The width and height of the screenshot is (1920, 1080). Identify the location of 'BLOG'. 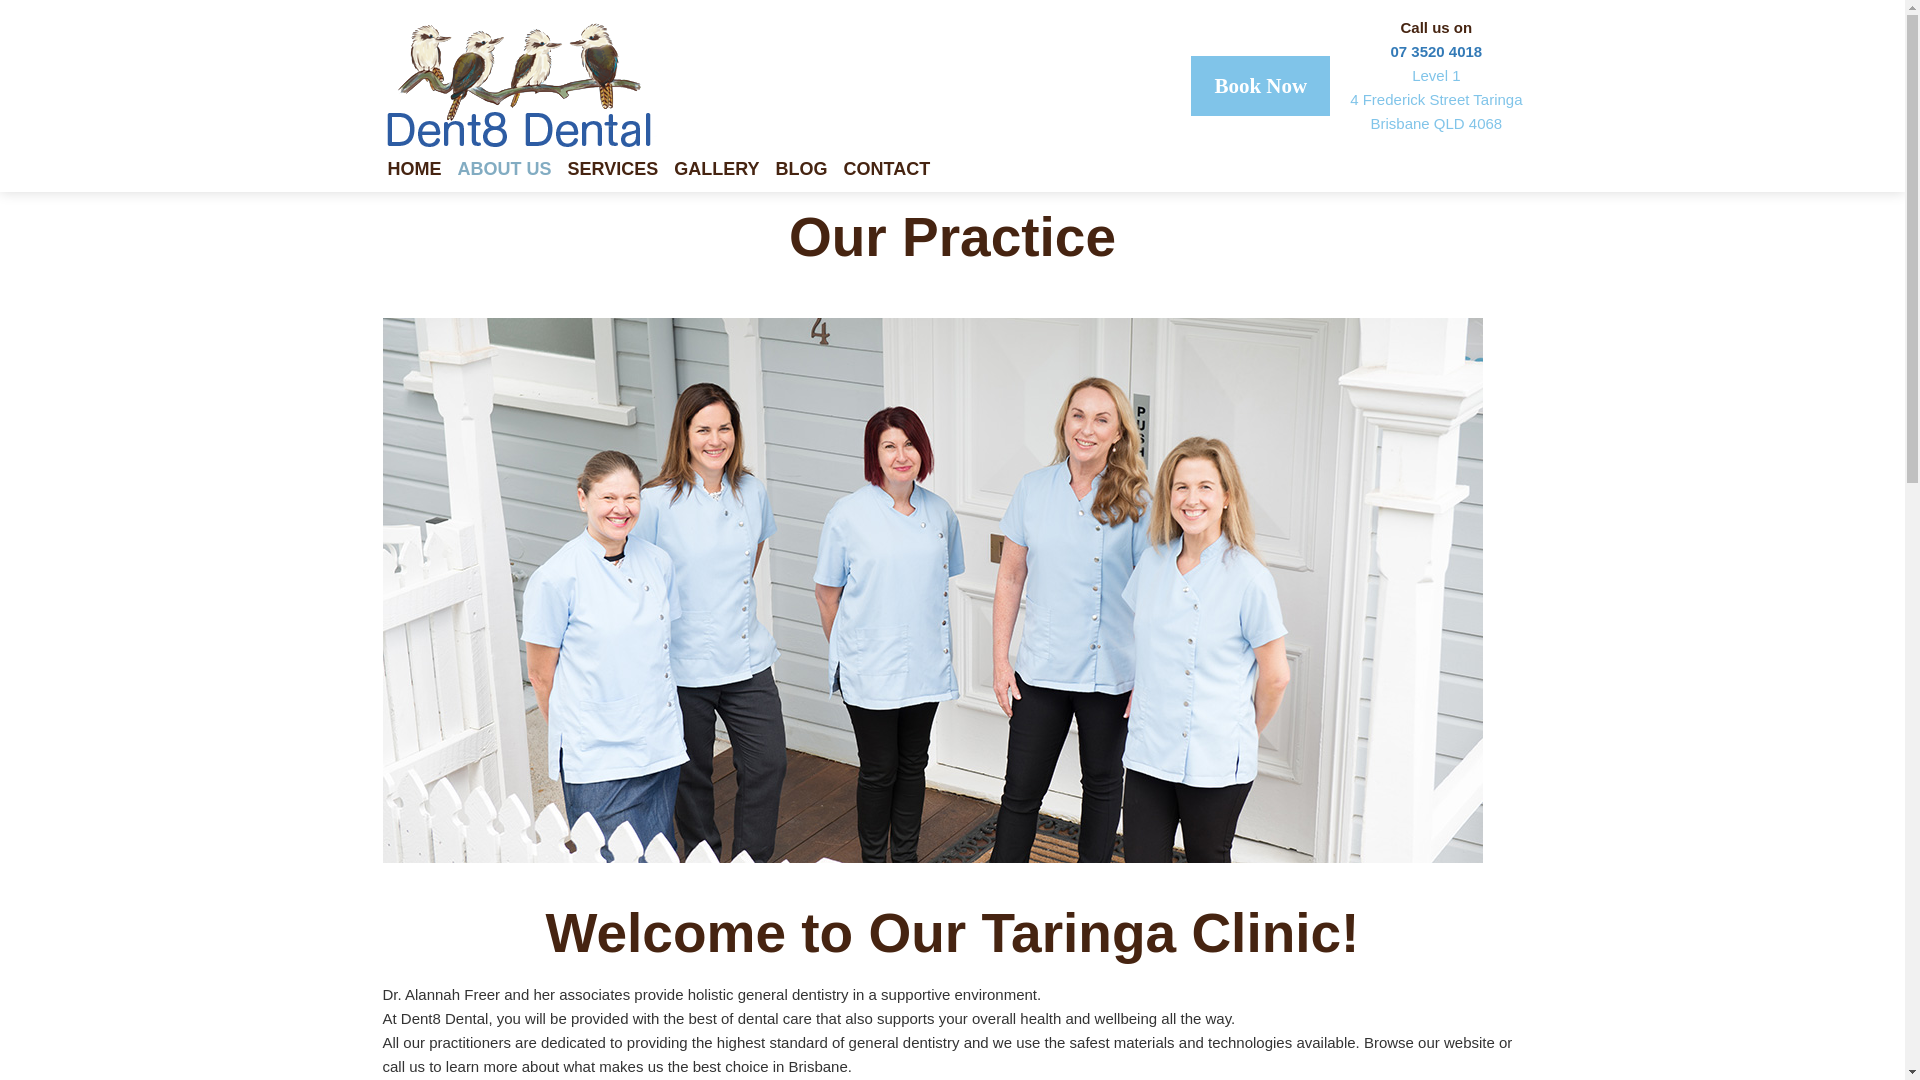
(810, 172).